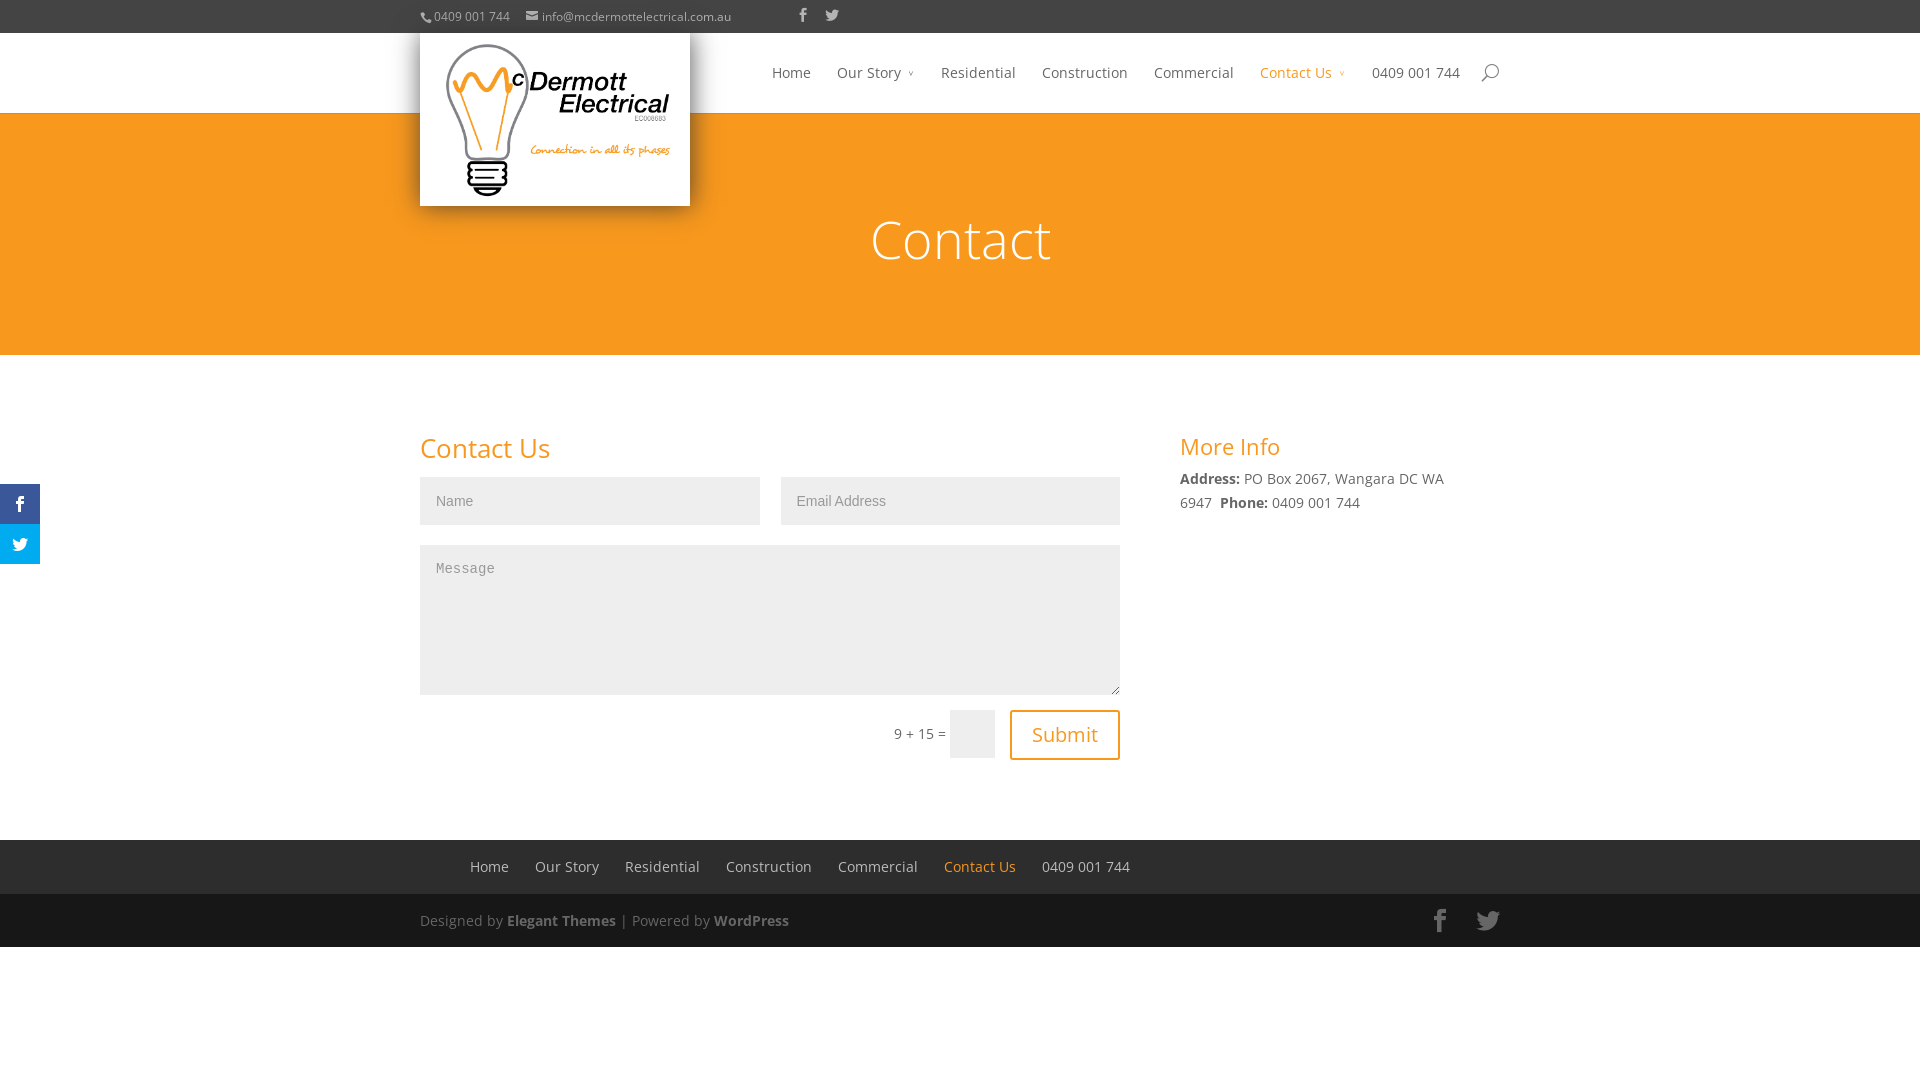  I want to click on 'Commercial', so click(878, 865).